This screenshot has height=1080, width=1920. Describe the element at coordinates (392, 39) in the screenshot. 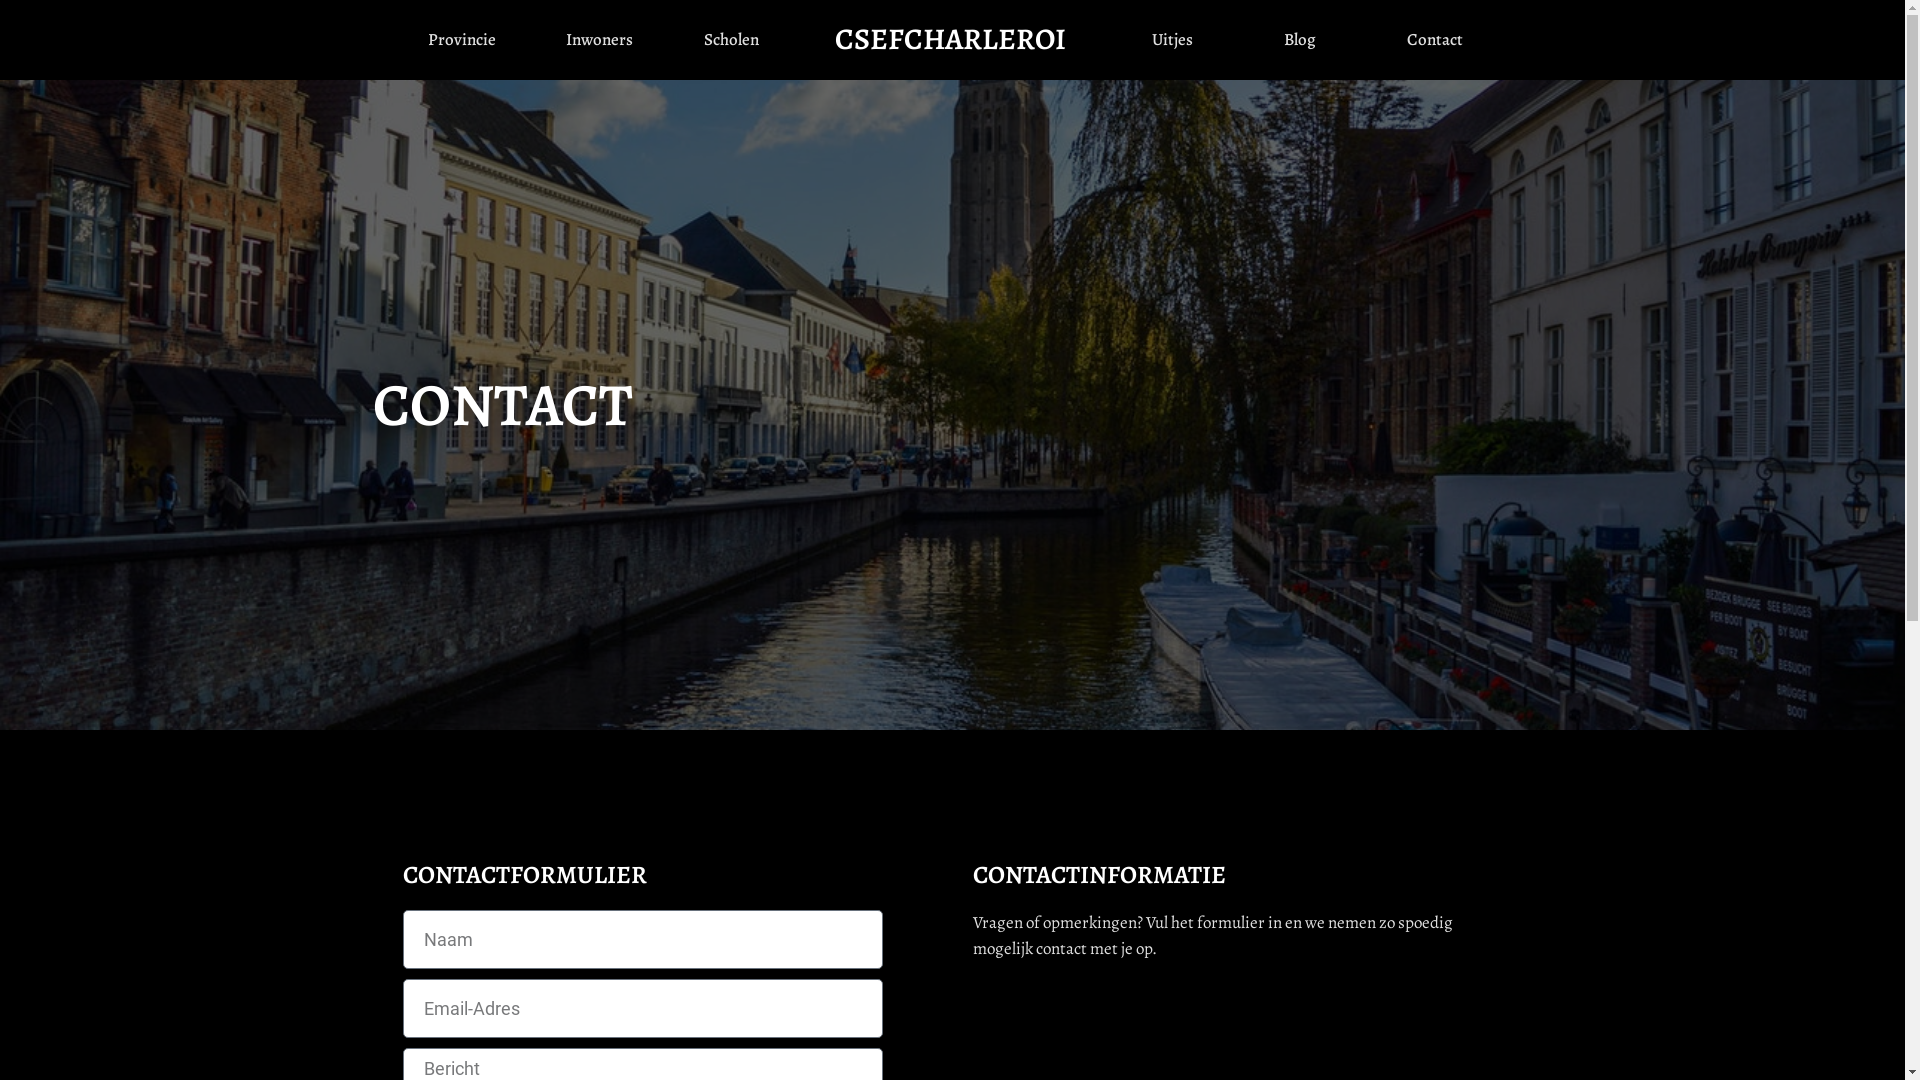

I see `'Provincie'` at that location.